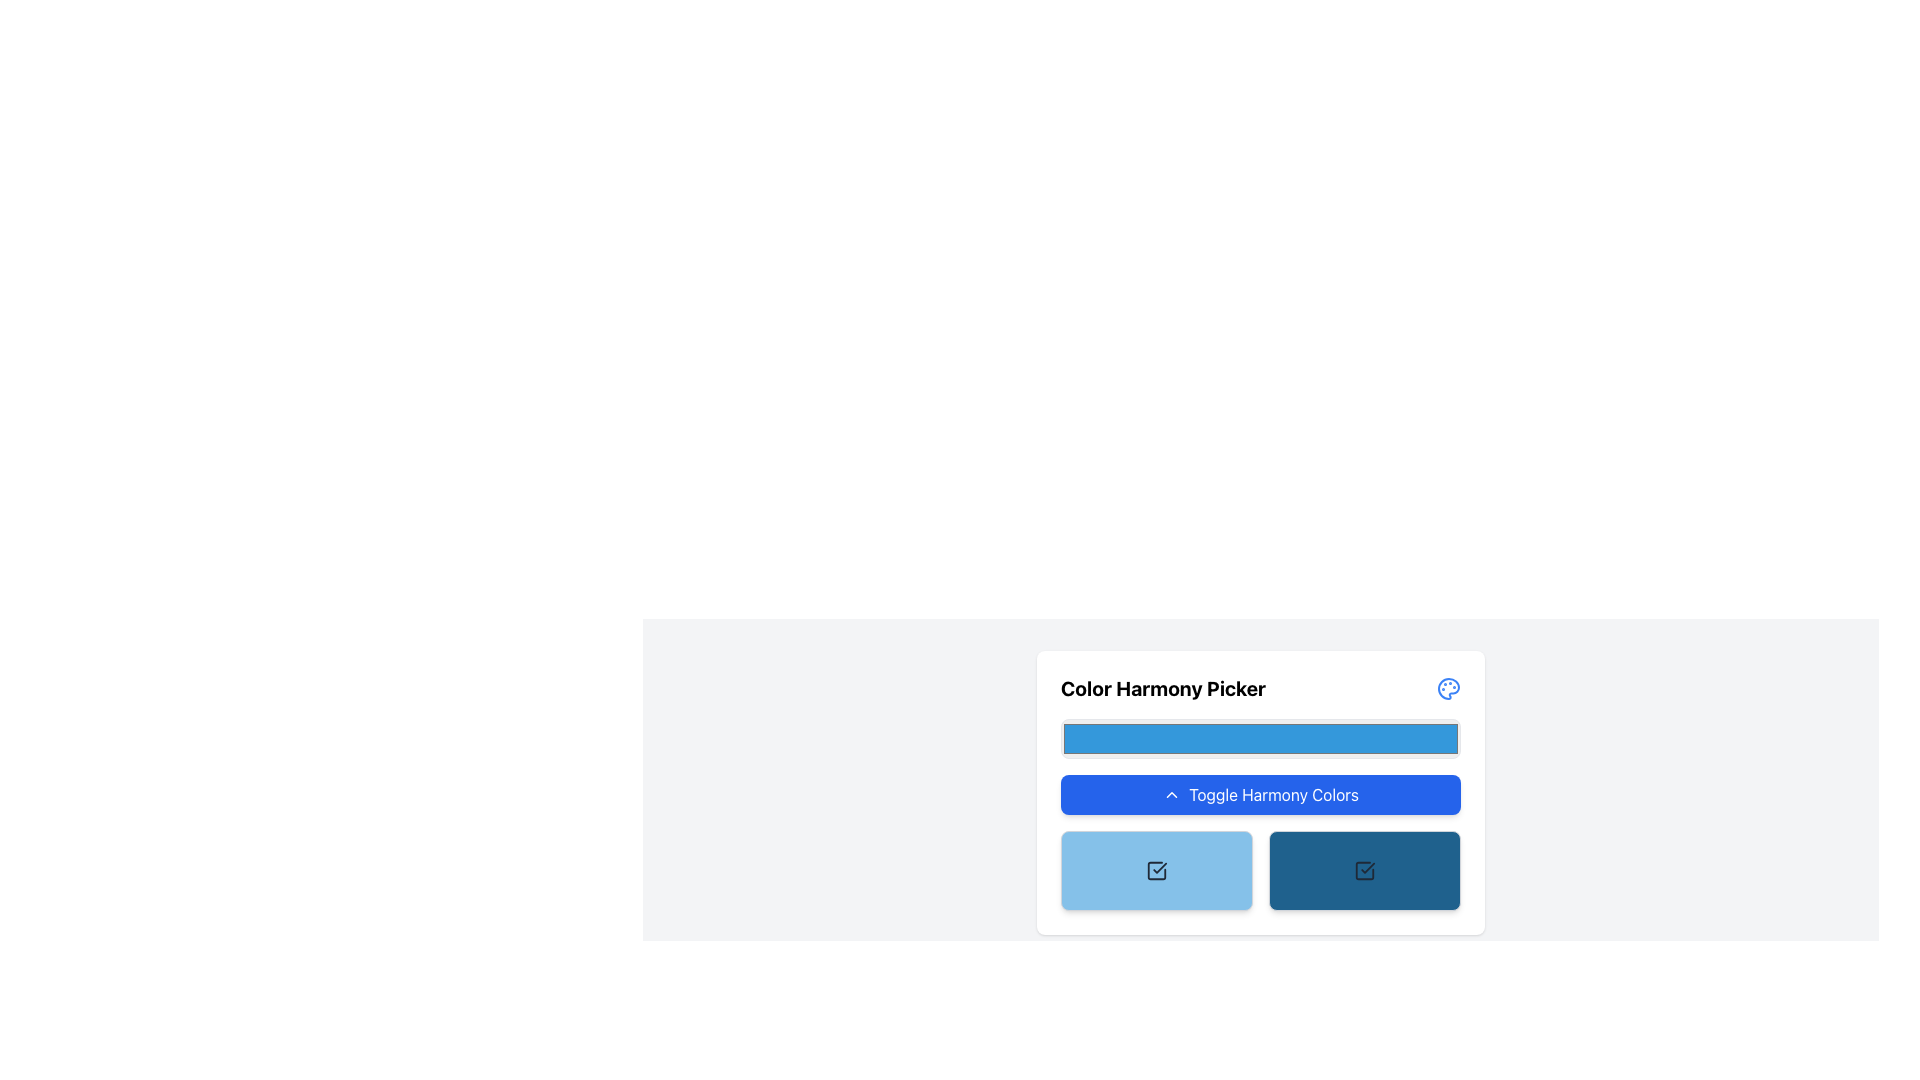  What do you see at coordinates (1449, 688) in the screenshot?
I see `the color/design-related feature icon located in the 'Color Harmony Picker' section, to the far right of its header` at bounding box center [1449, 688].